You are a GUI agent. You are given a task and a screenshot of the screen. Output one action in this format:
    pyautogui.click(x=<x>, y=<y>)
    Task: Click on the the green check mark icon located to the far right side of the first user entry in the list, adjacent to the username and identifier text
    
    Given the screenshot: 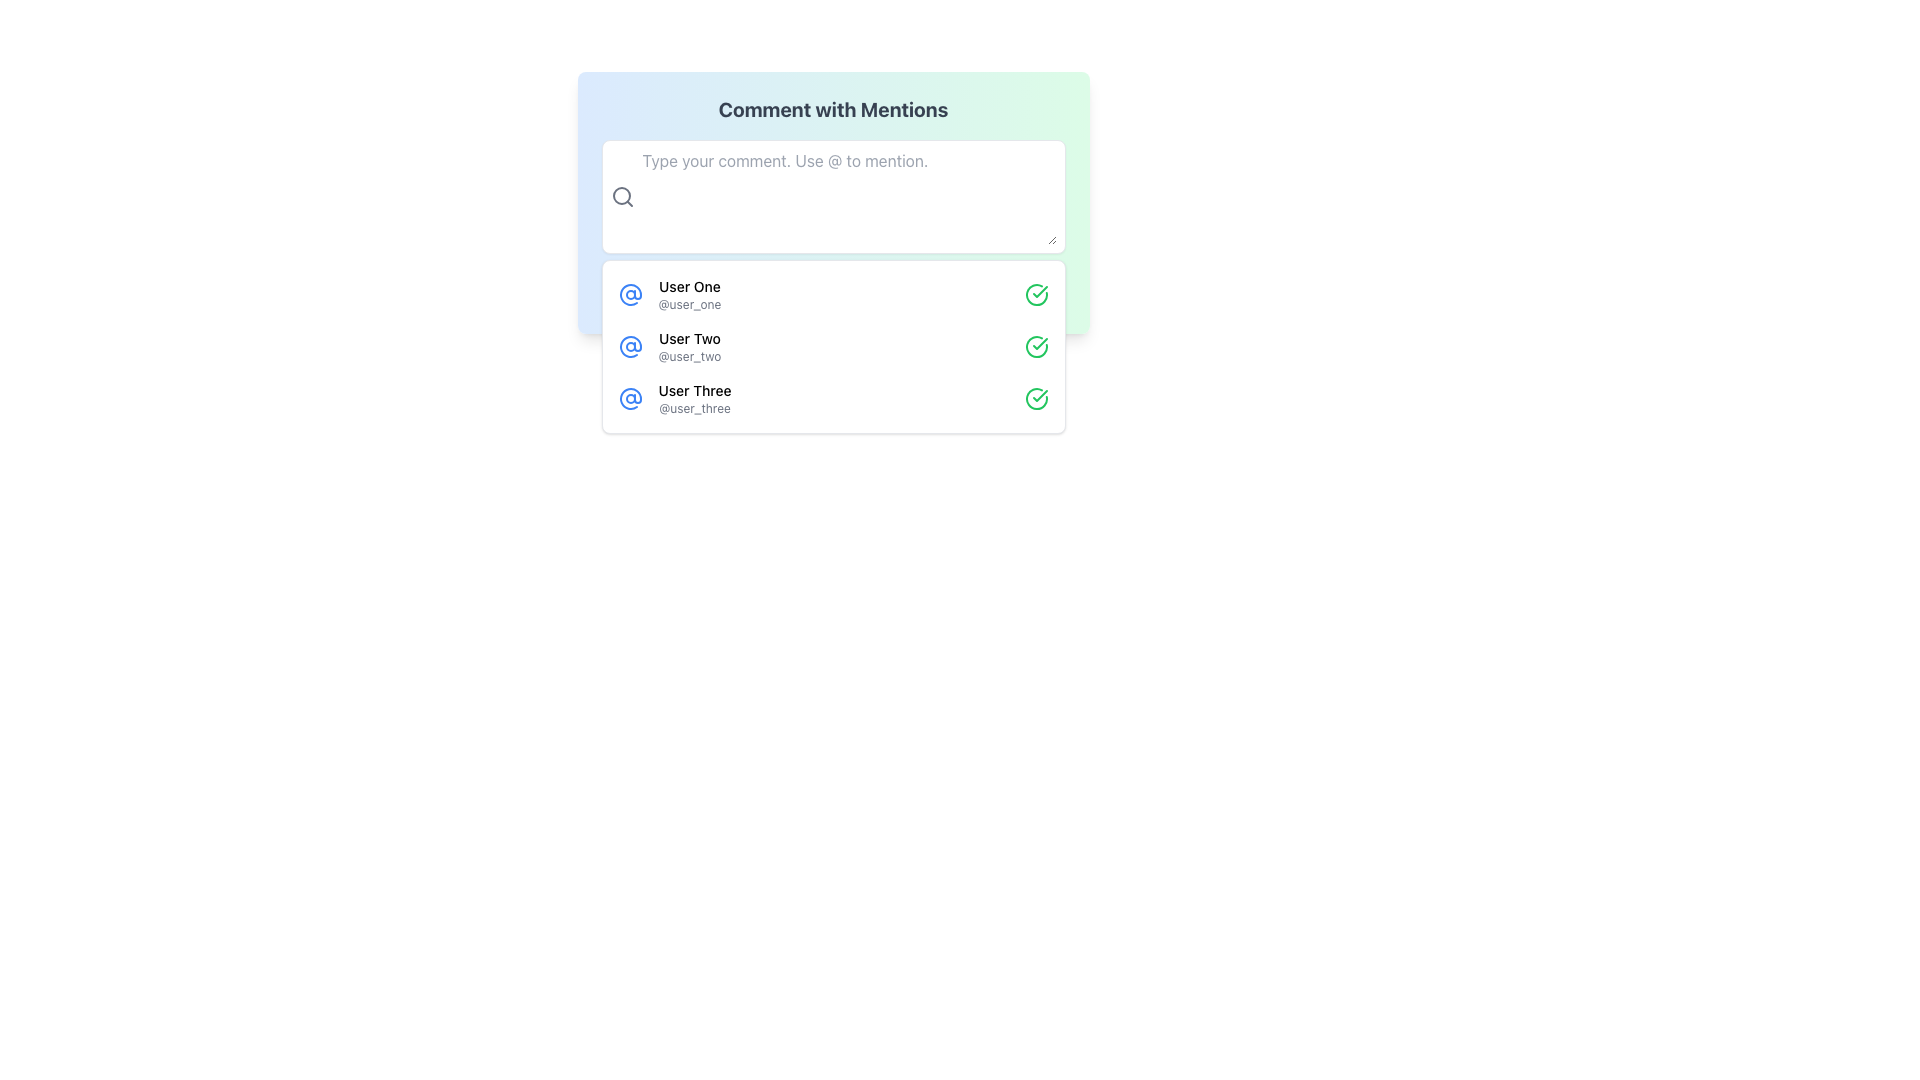 What is the action you would take?
    pyautogui.click(x=1036, y=294)
    